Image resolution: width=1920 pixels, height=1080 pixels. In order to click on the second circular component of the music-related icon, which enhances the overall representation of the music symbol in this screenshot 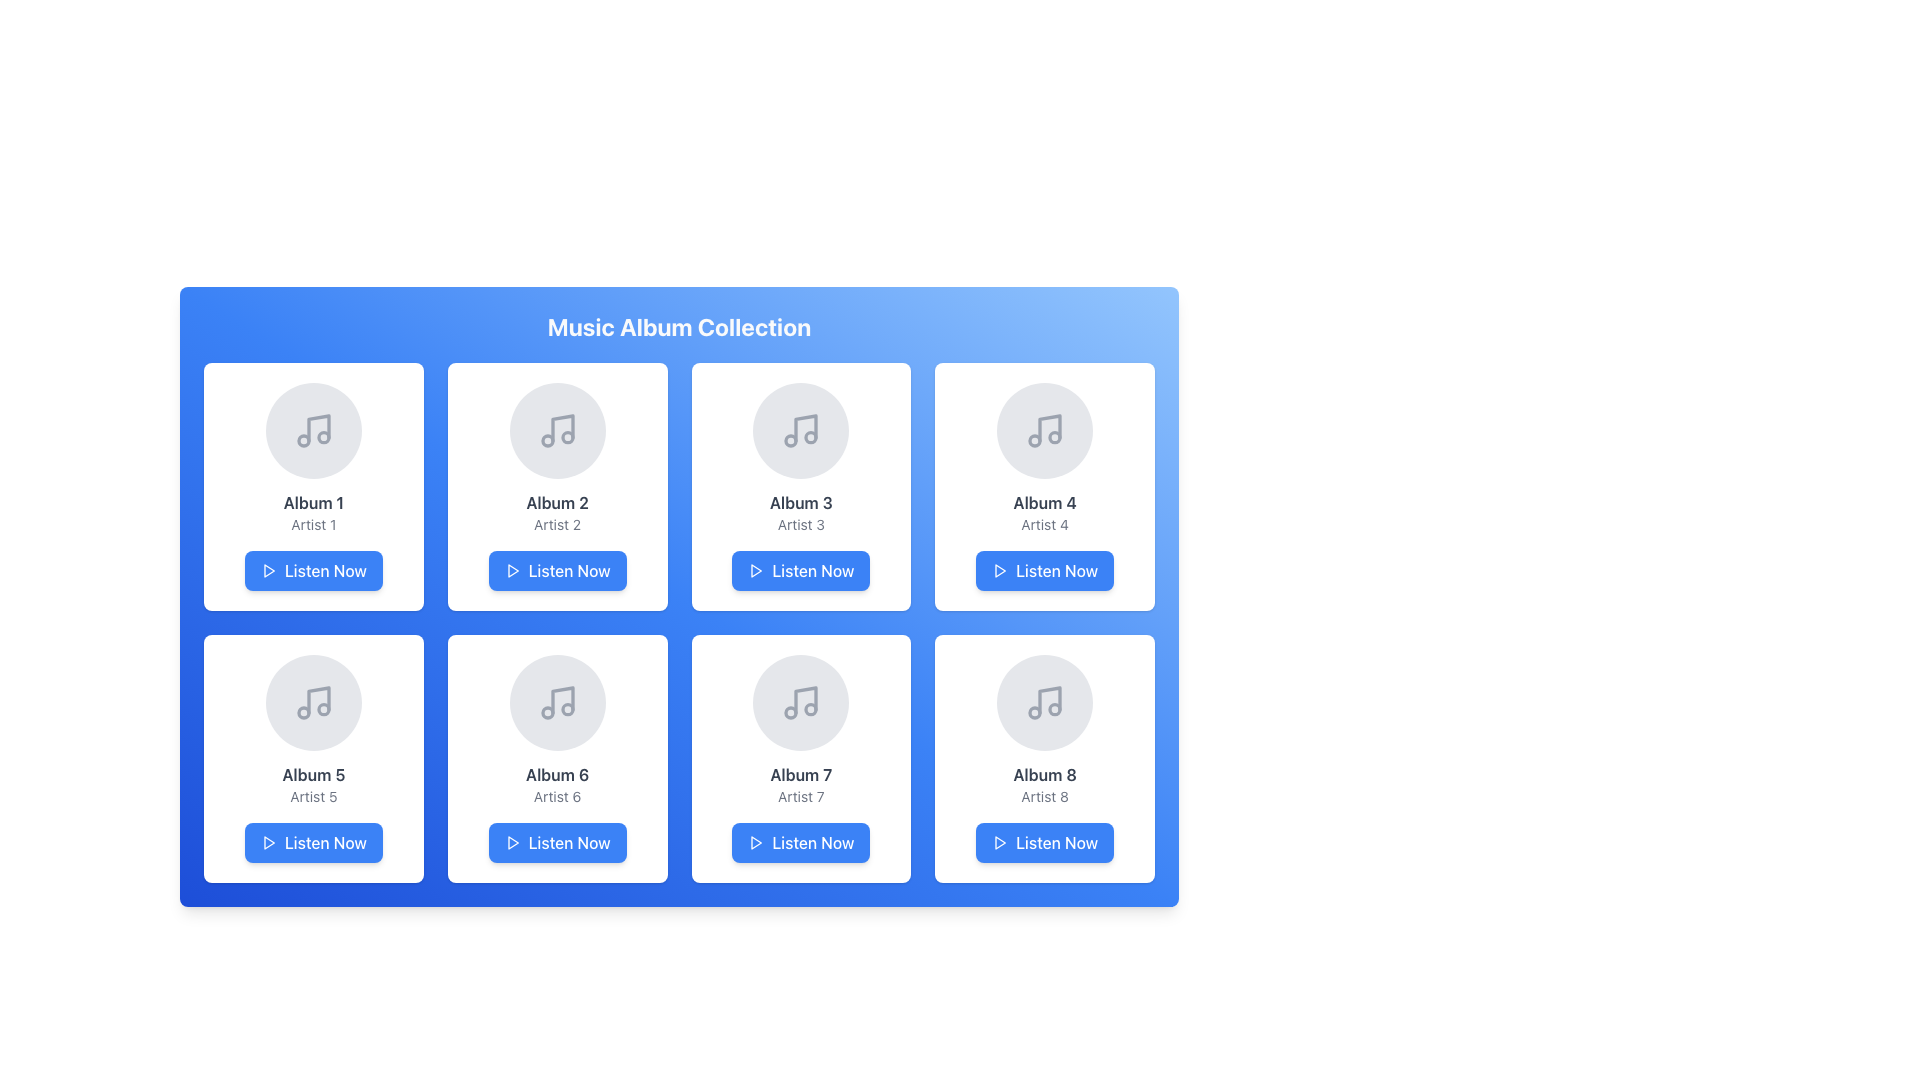, I will do `click(302, 712)`.